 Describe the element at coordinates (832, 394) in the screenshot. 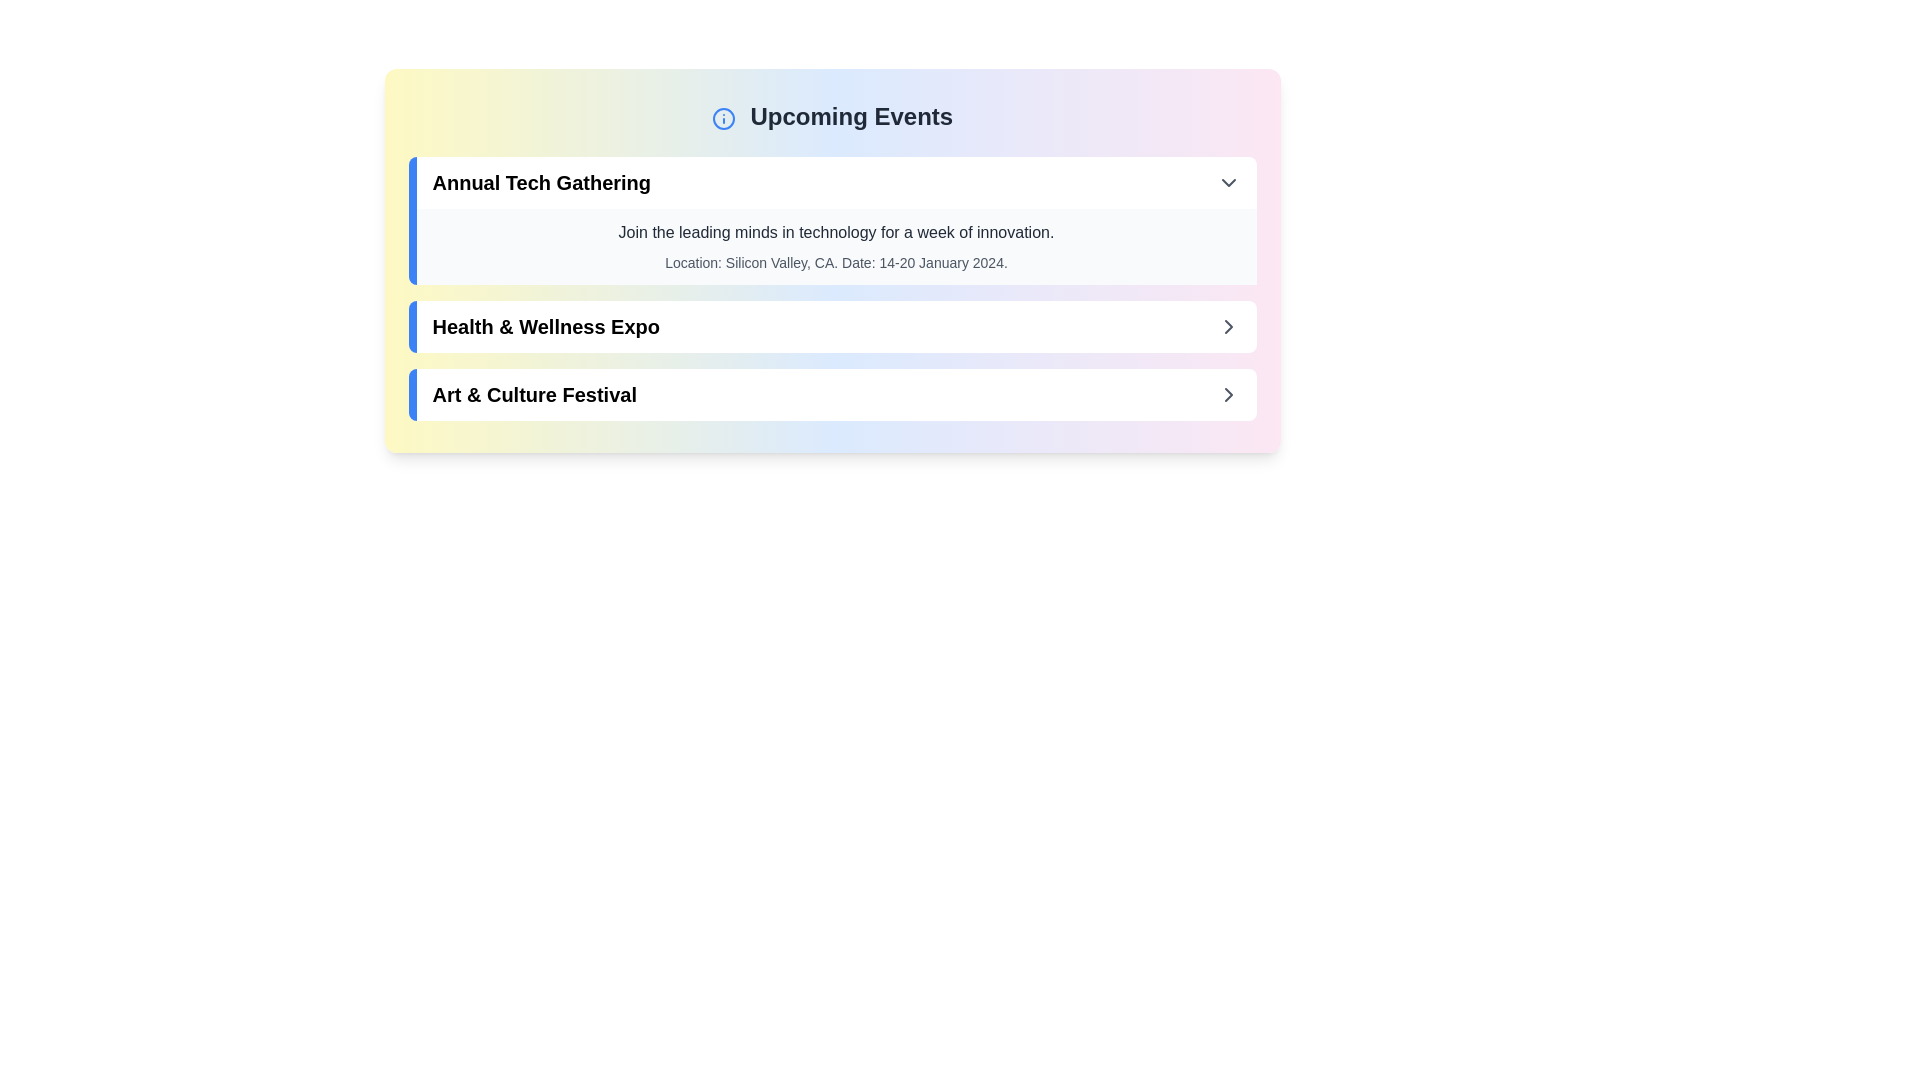

I see `the 'Art & Culture Festival' event list item to interact with it and view more details` at that location.